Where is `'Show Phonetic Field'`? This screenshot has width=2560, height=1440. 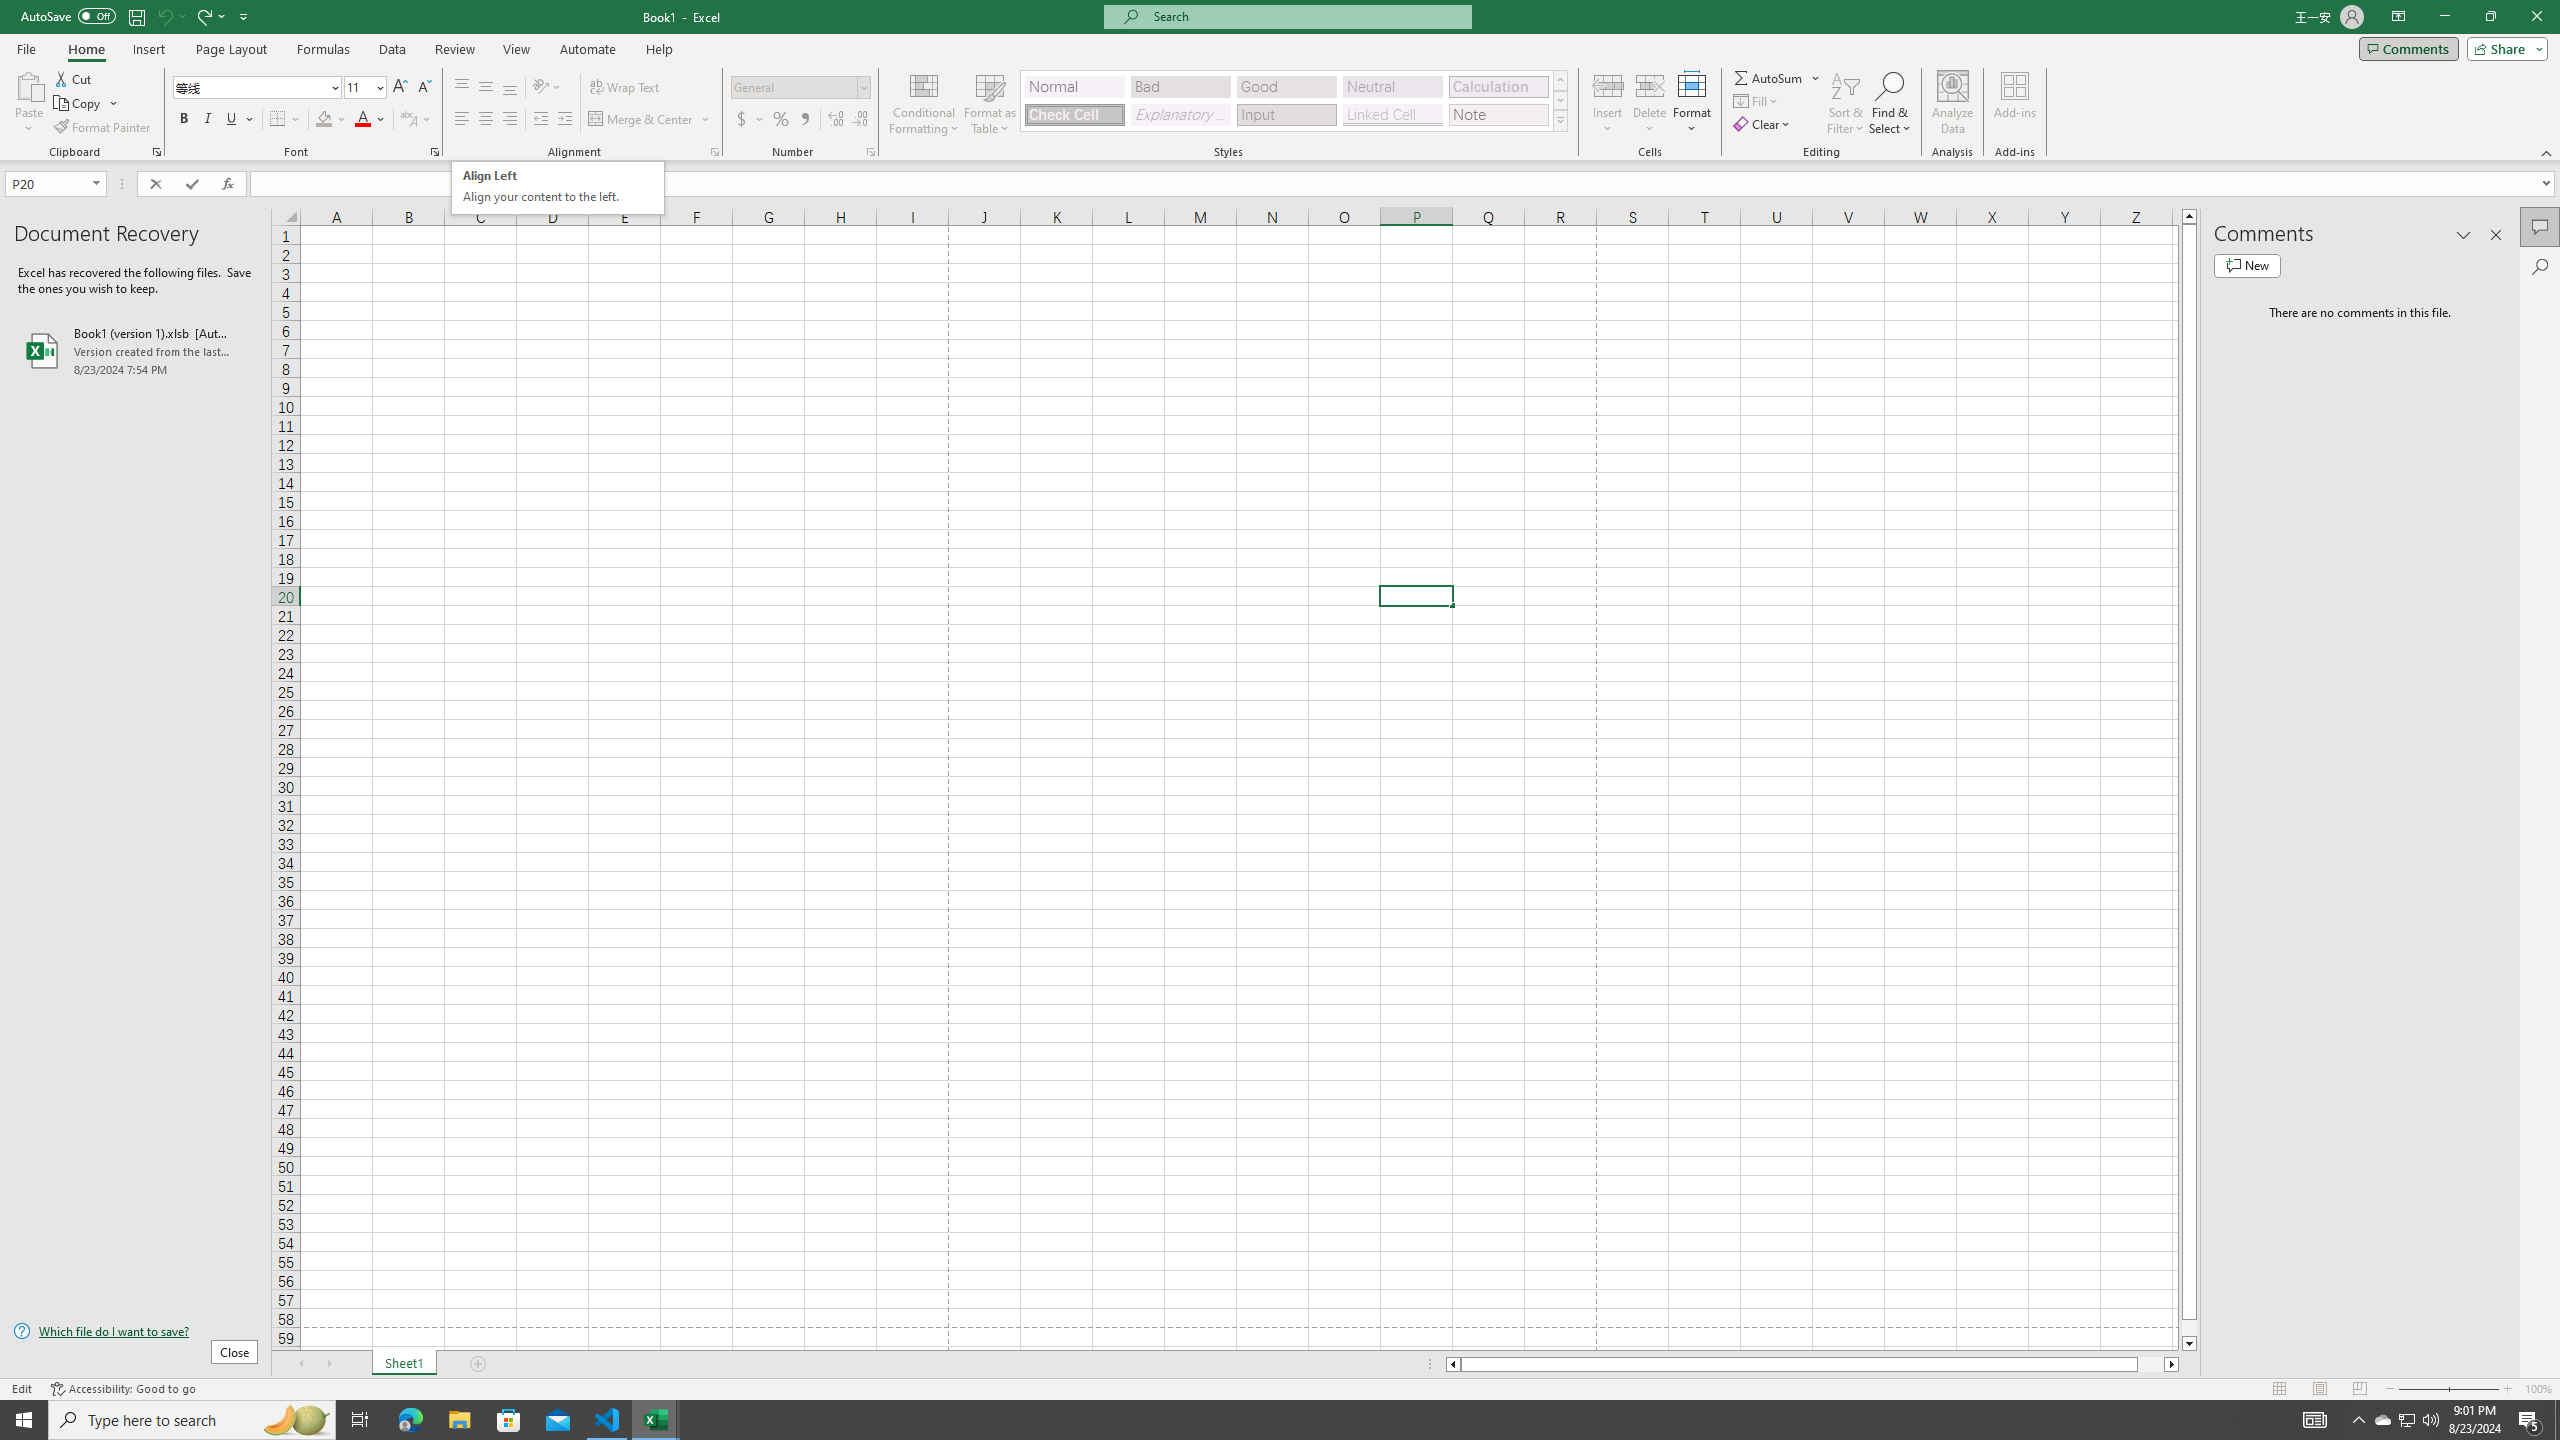
'Show Phonetic Field' is located at coordinates (415, 118).